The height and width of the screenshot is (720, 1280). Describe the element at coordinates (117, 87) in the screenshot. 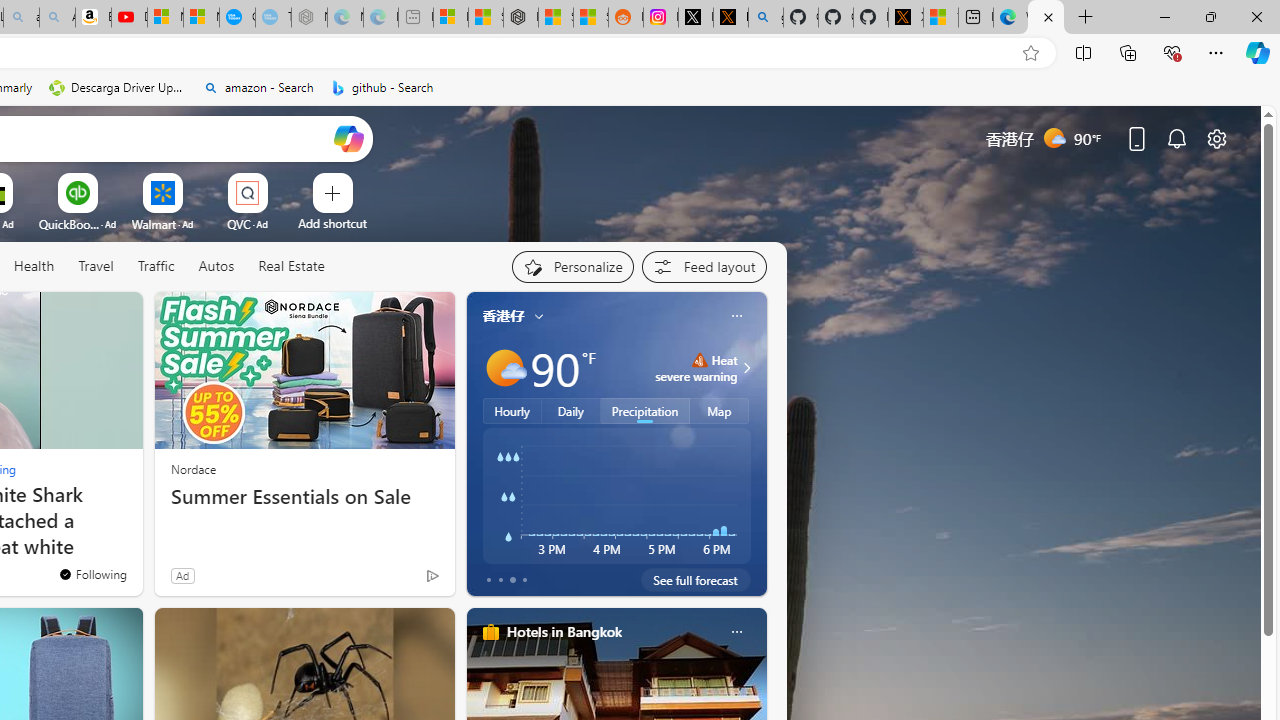

I see `'Descarga Driver Updater'` at that location.